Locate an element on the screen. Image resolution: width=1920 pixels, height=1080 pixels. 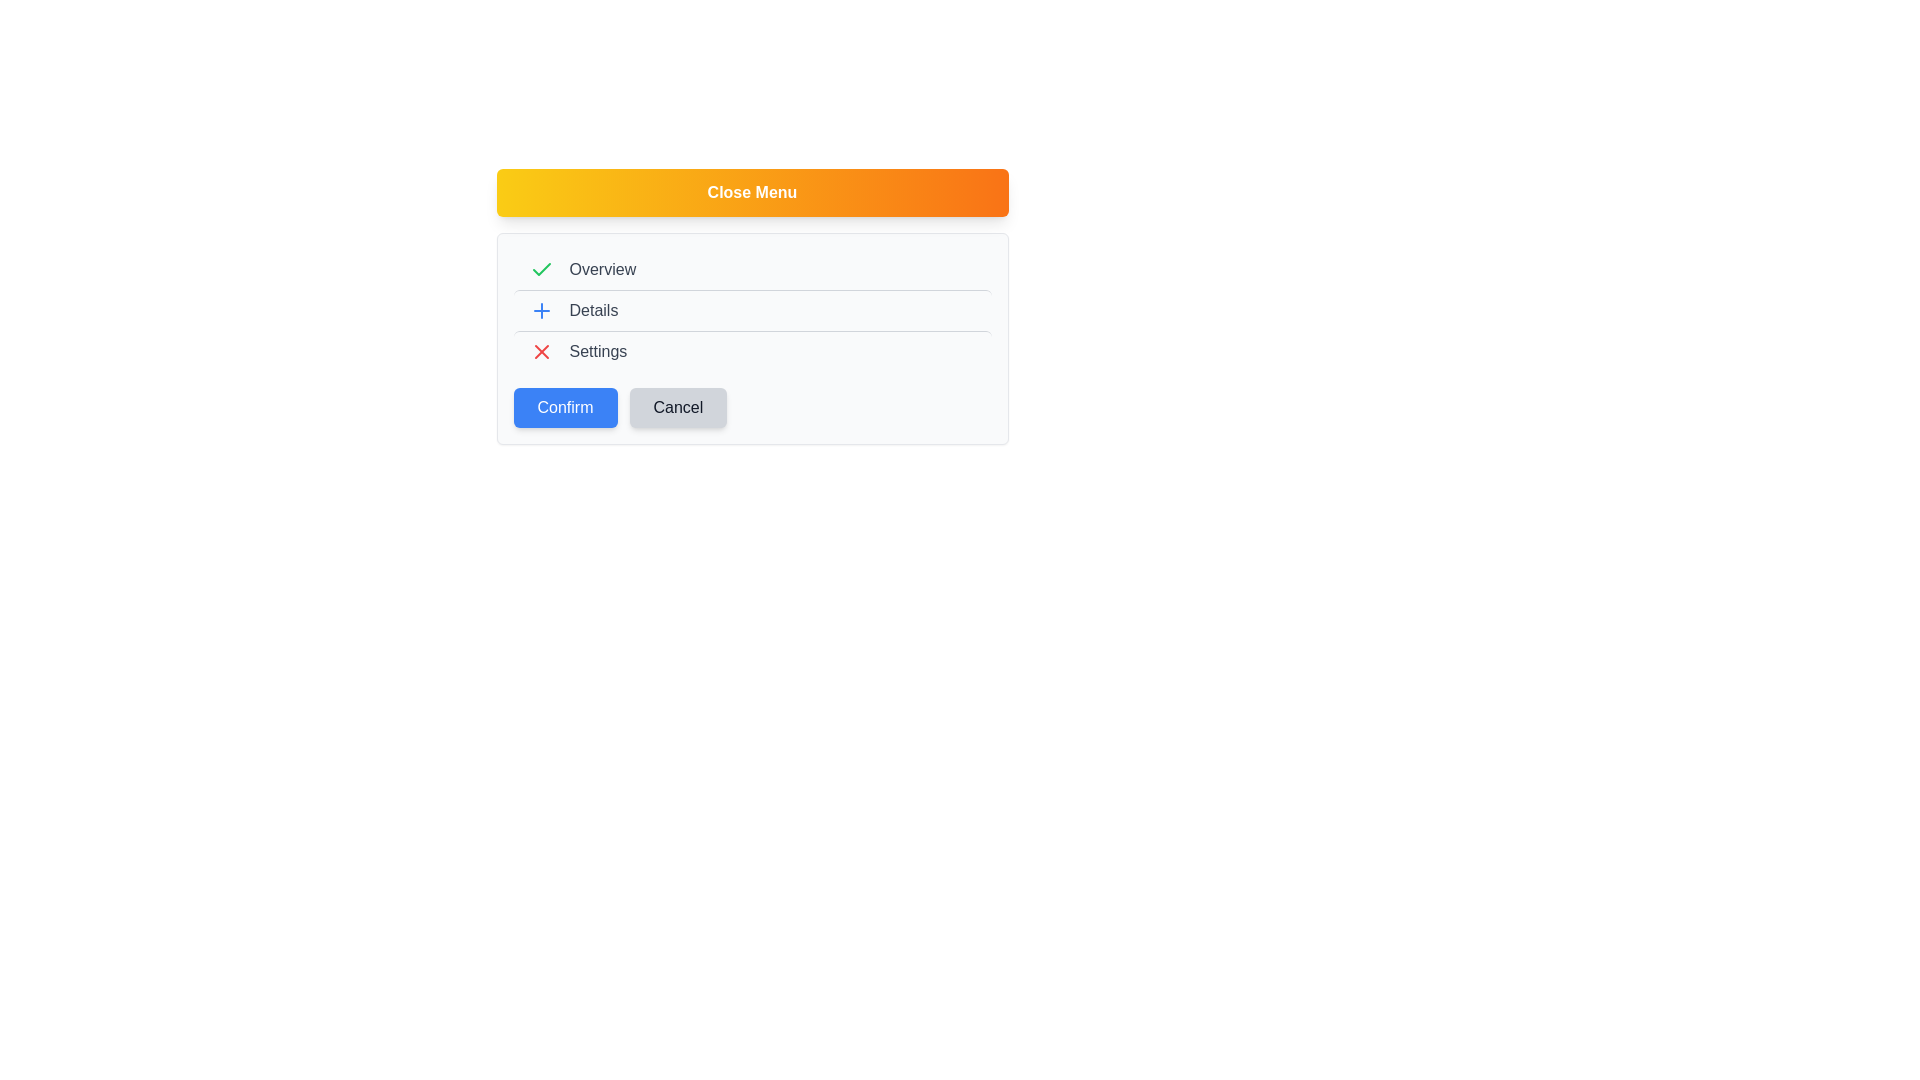
the menu item labeled Details is located at coordinates (751, 310).